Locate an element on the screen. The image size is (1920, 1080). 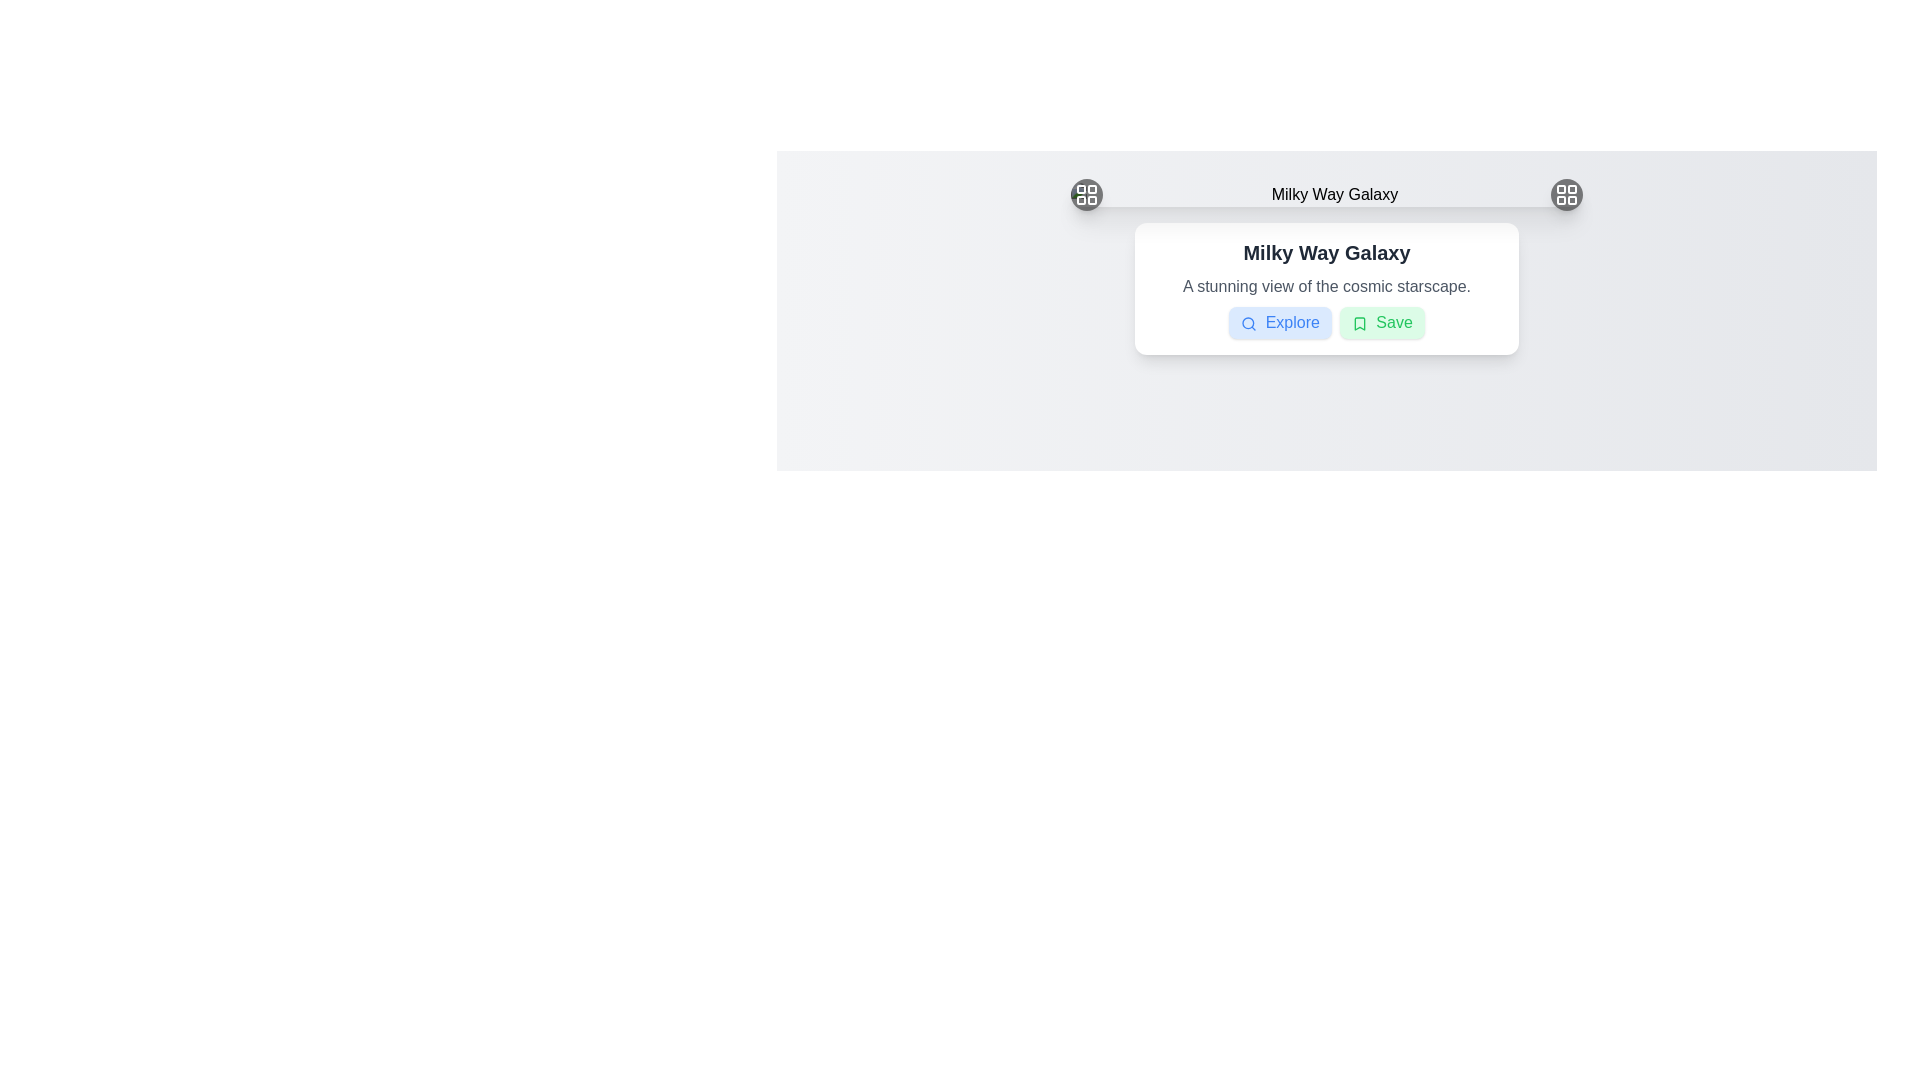
the grid icon located on the left edge of the horizontal header is located at coordinates (1085, 195).